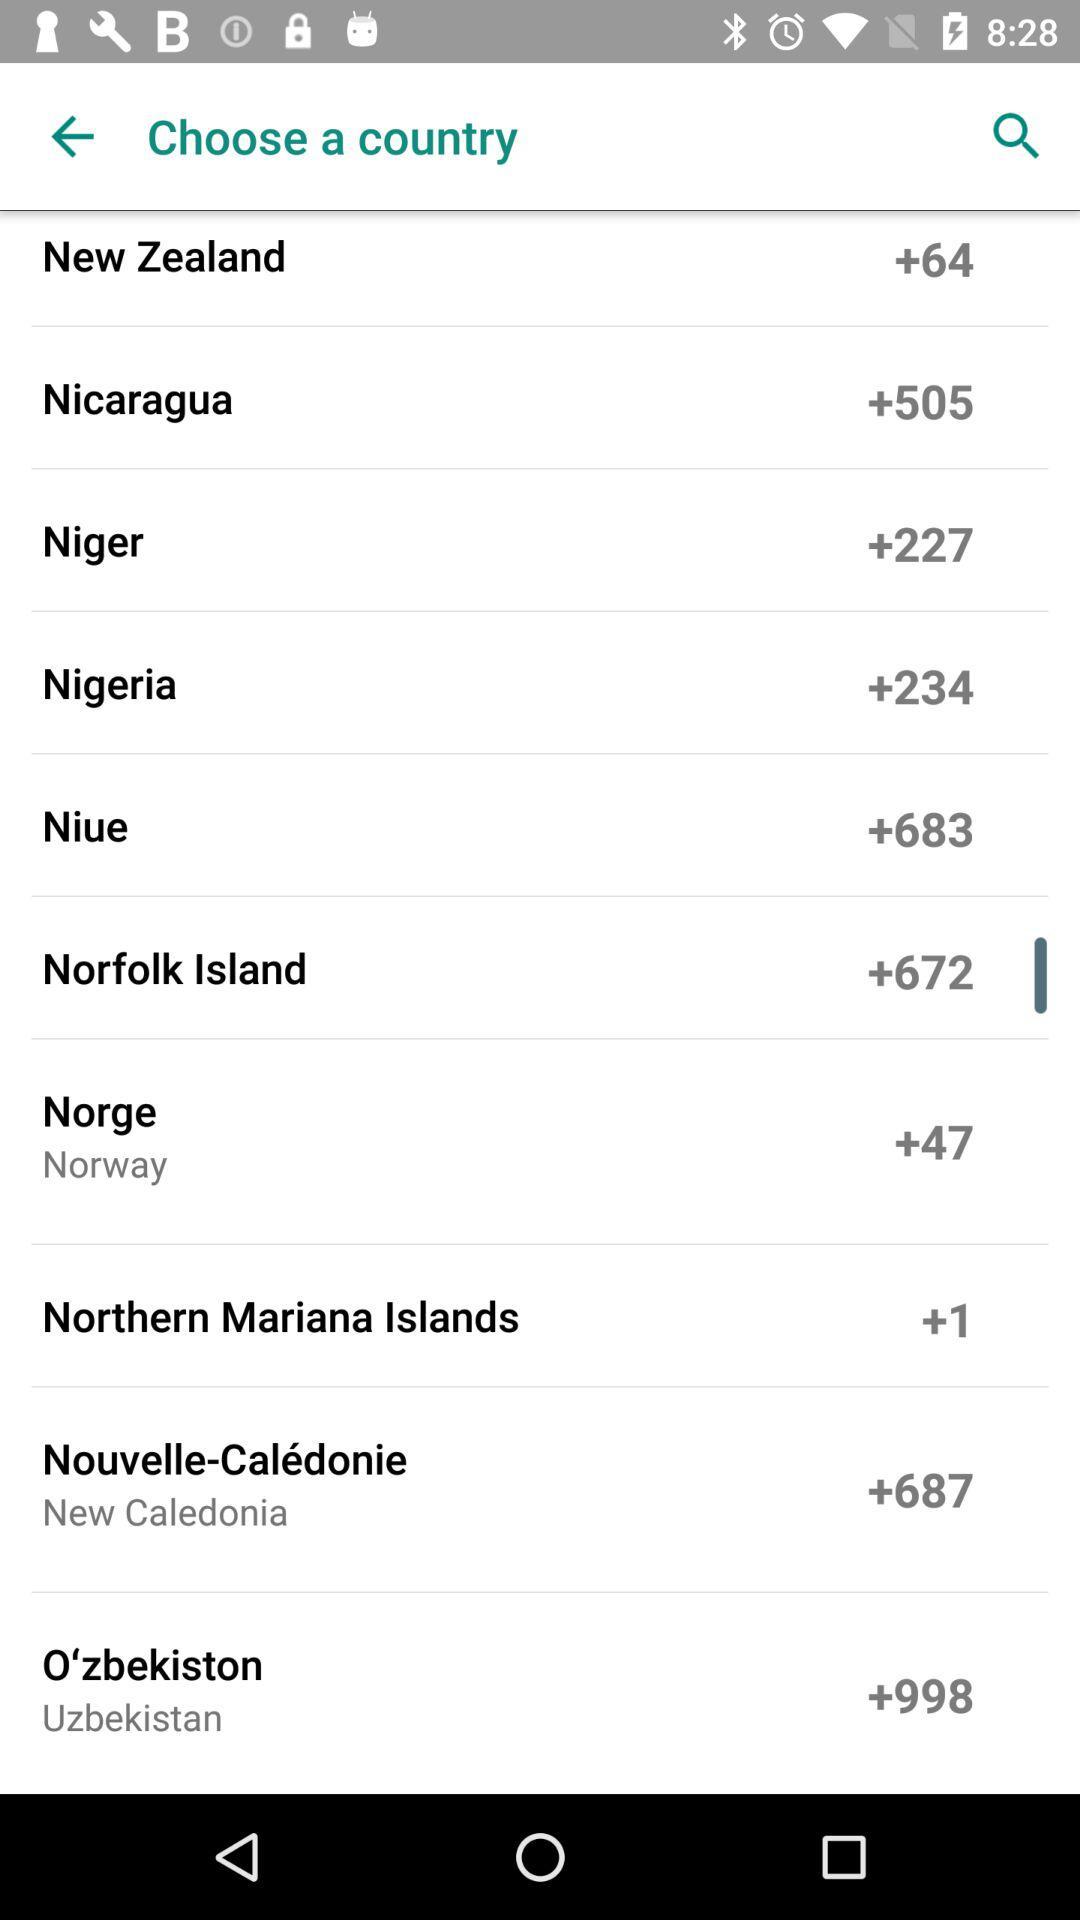 The height and width of the screenshot is (1920, 1080). Describe the element at coordinates (164, 1517) in the screenshot. I see `the new caledonia item` at that location.